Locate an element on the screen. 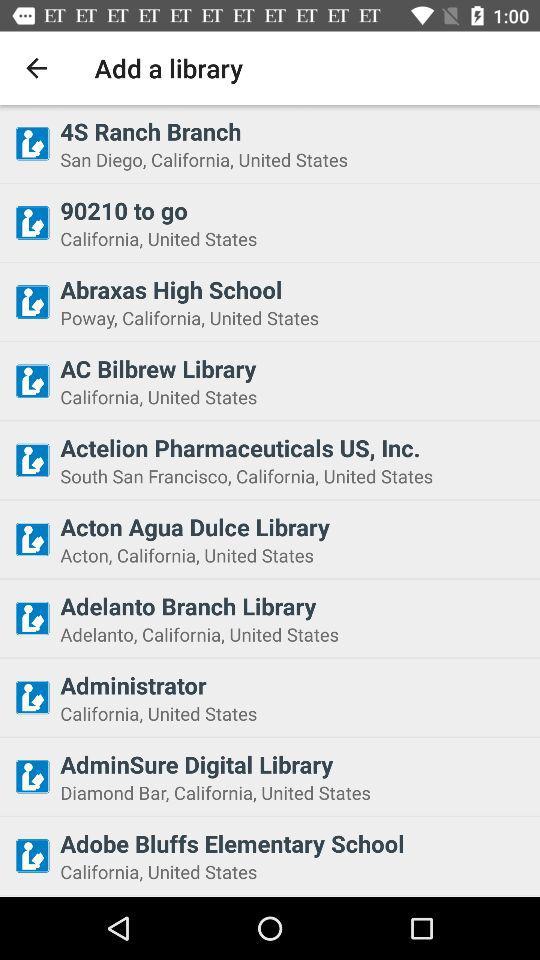 The height and width of the screenshot is (960, 540). item below the abraxas high school item is located at coordinates (293, 317).